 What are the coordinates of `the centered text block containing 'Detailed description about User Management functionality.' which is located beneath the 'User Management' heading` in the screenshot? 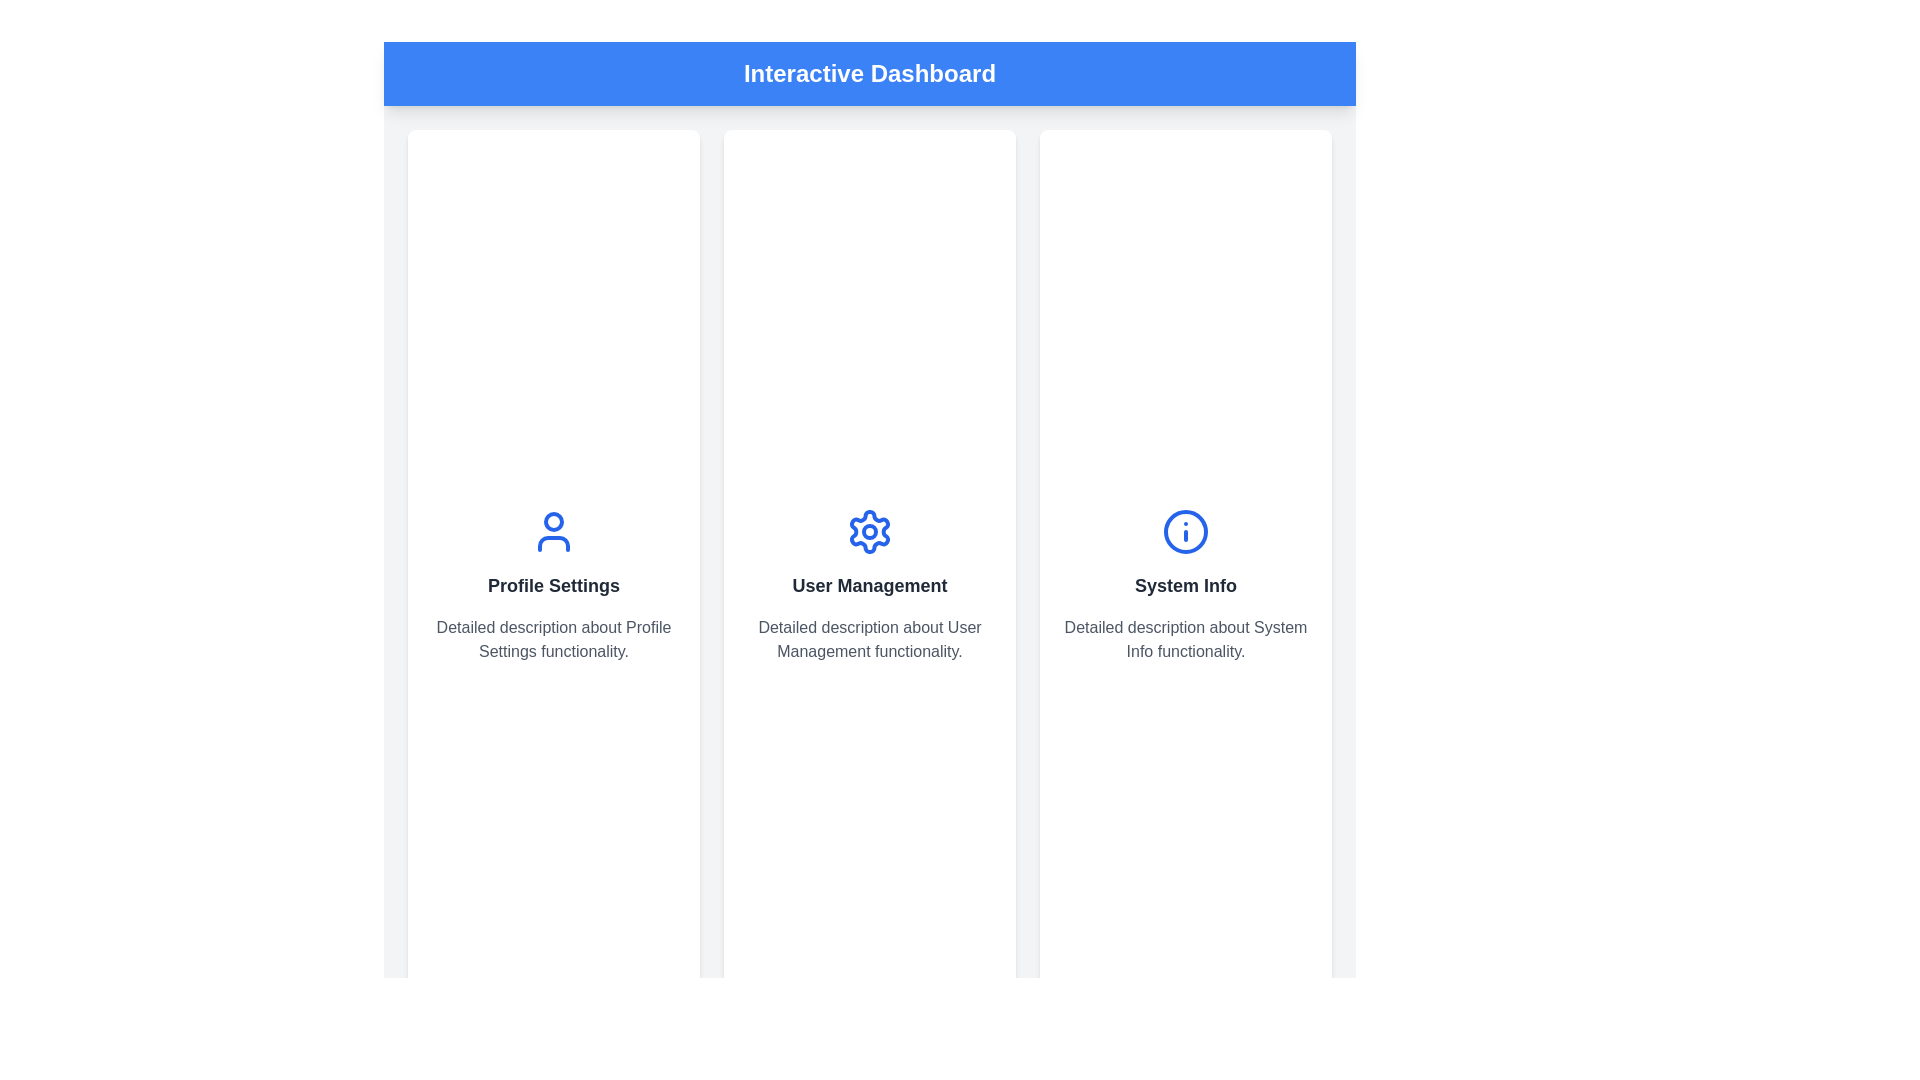 It's located at (869, 640).